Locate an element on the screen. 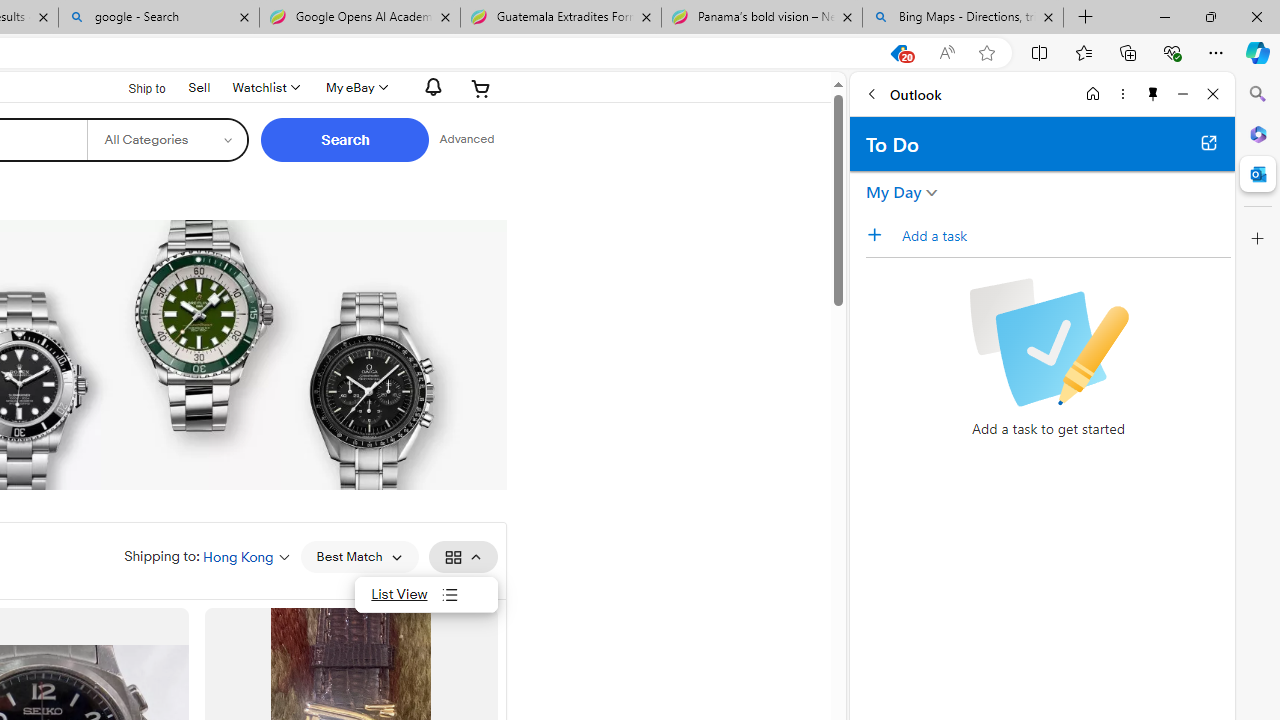 The image size is (1280, 720). 'Expand Cart' is located at coordinates (481, 87).